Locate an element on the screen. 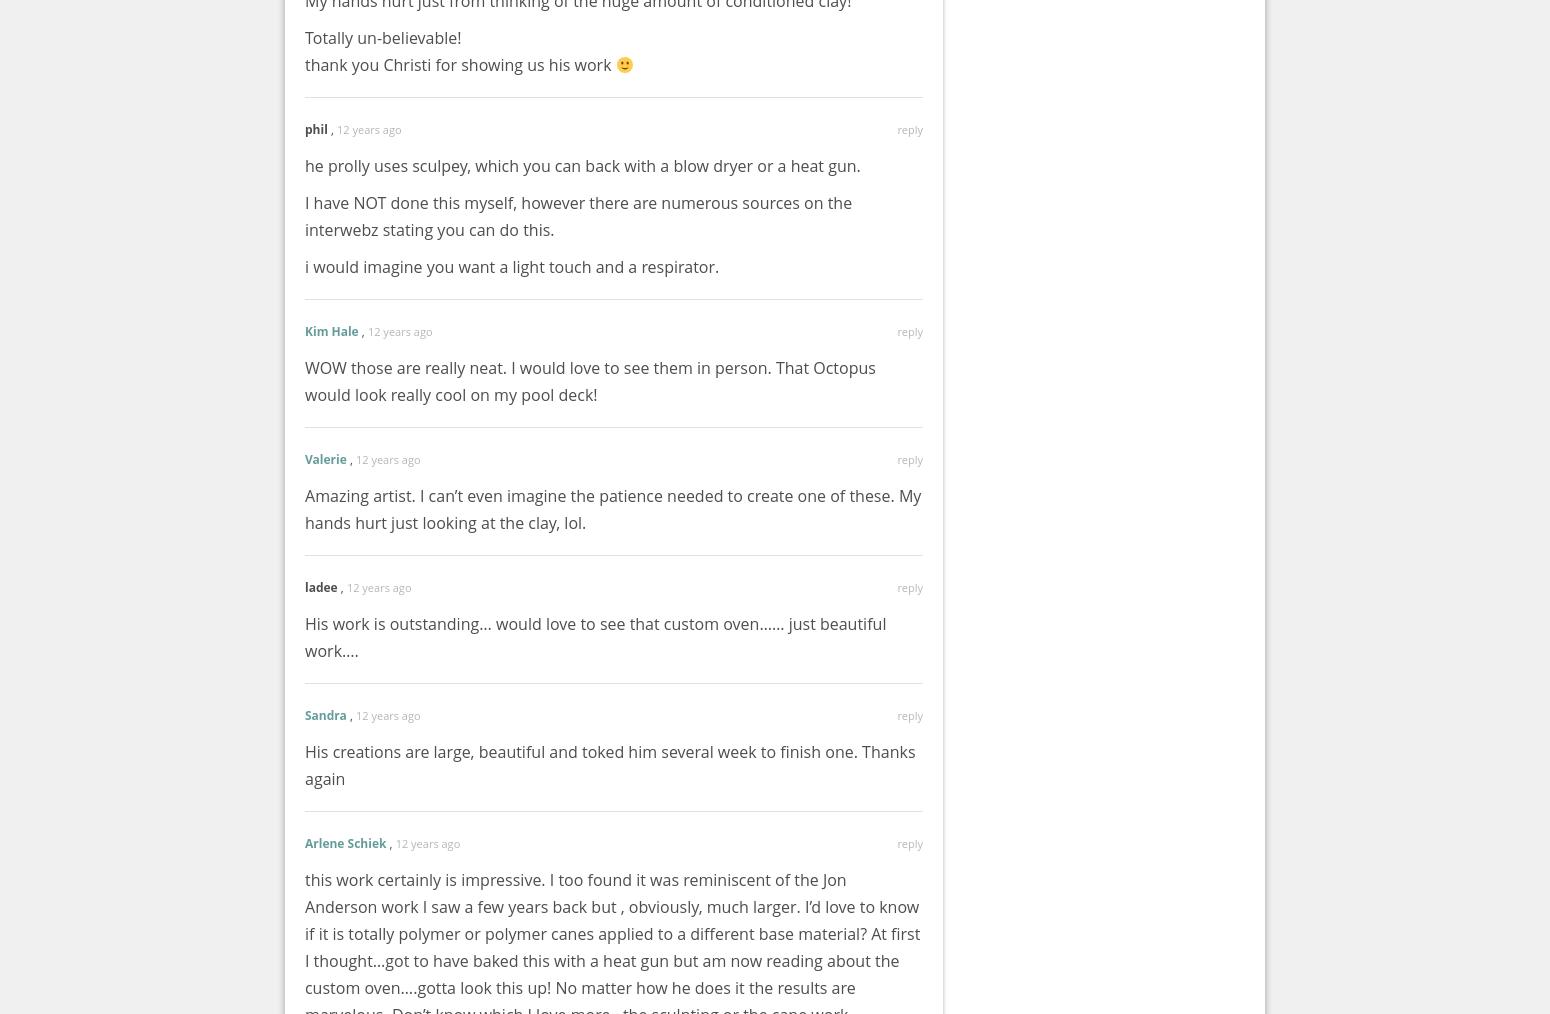  'Valerie' is located at coordinates (305, 459).